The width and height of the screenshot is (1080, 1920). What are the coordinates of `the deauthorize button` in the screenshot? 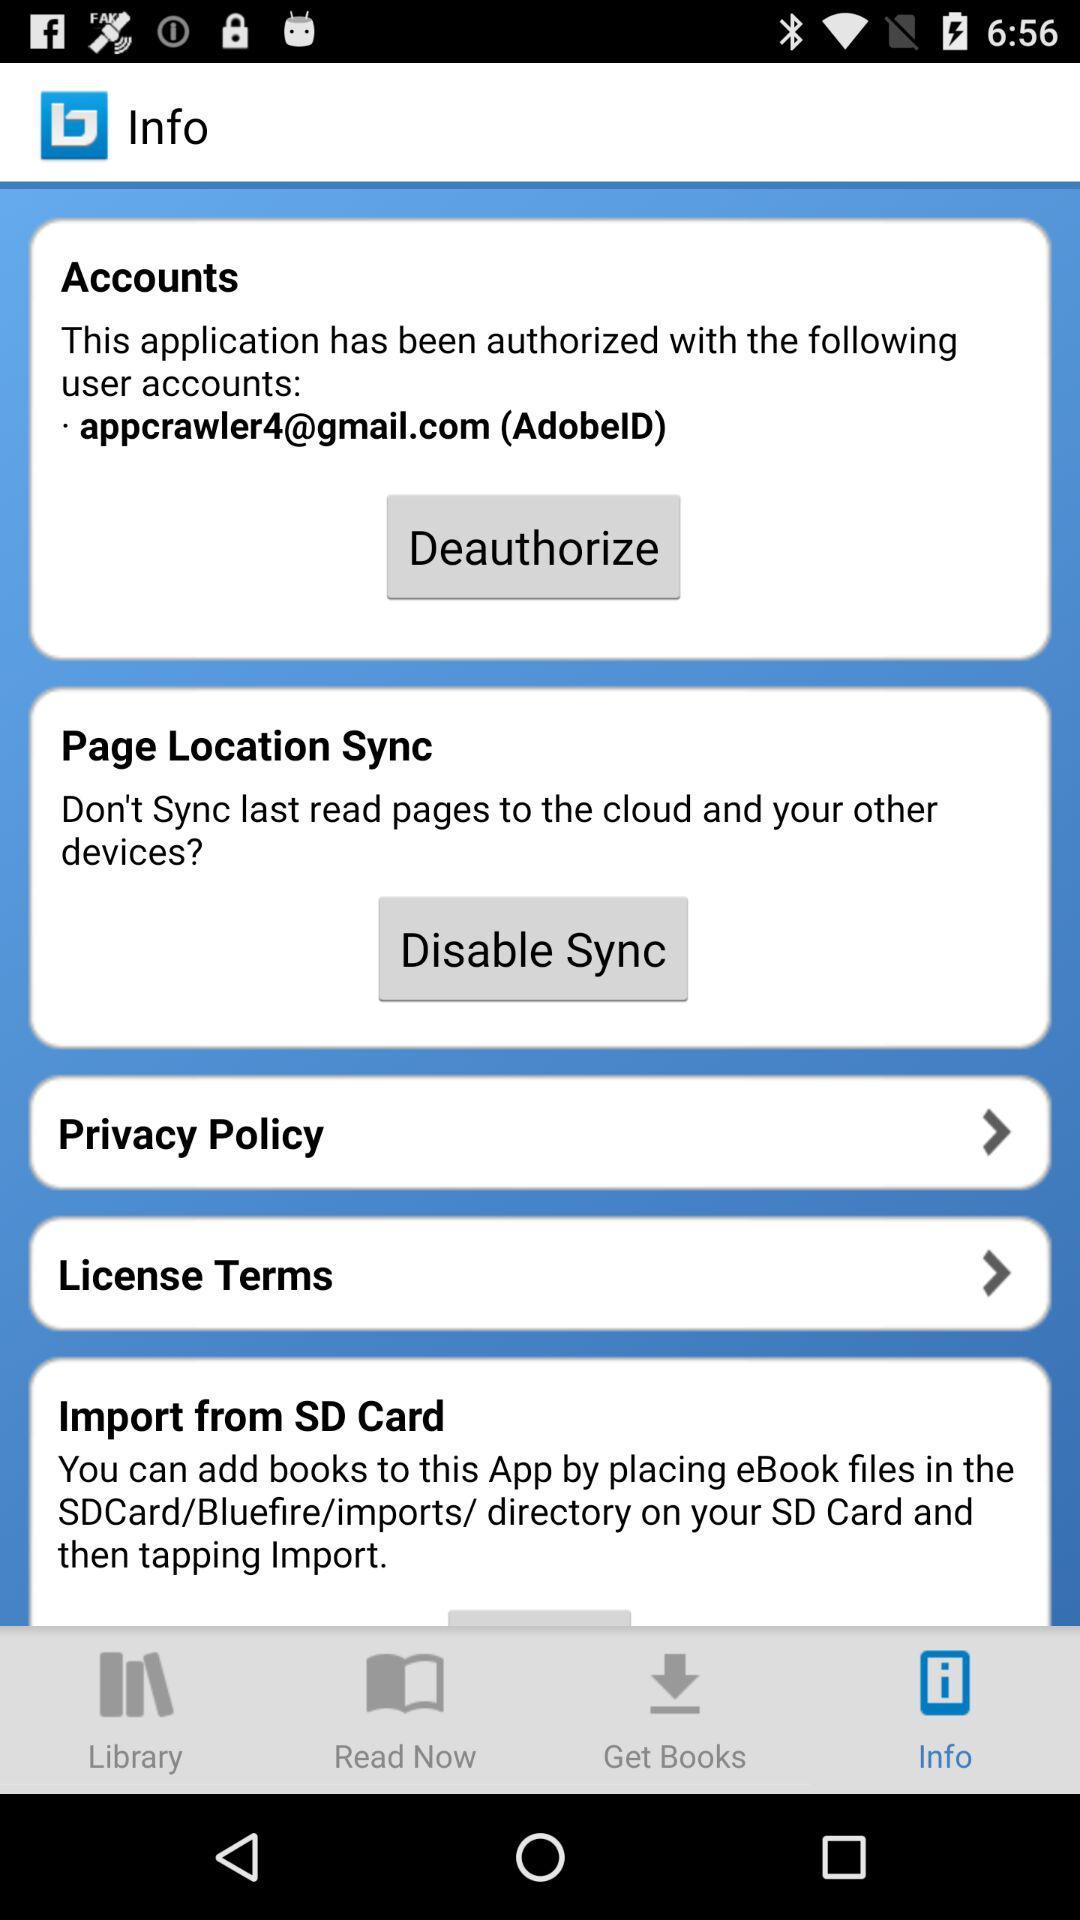 It's located at (532, 546).